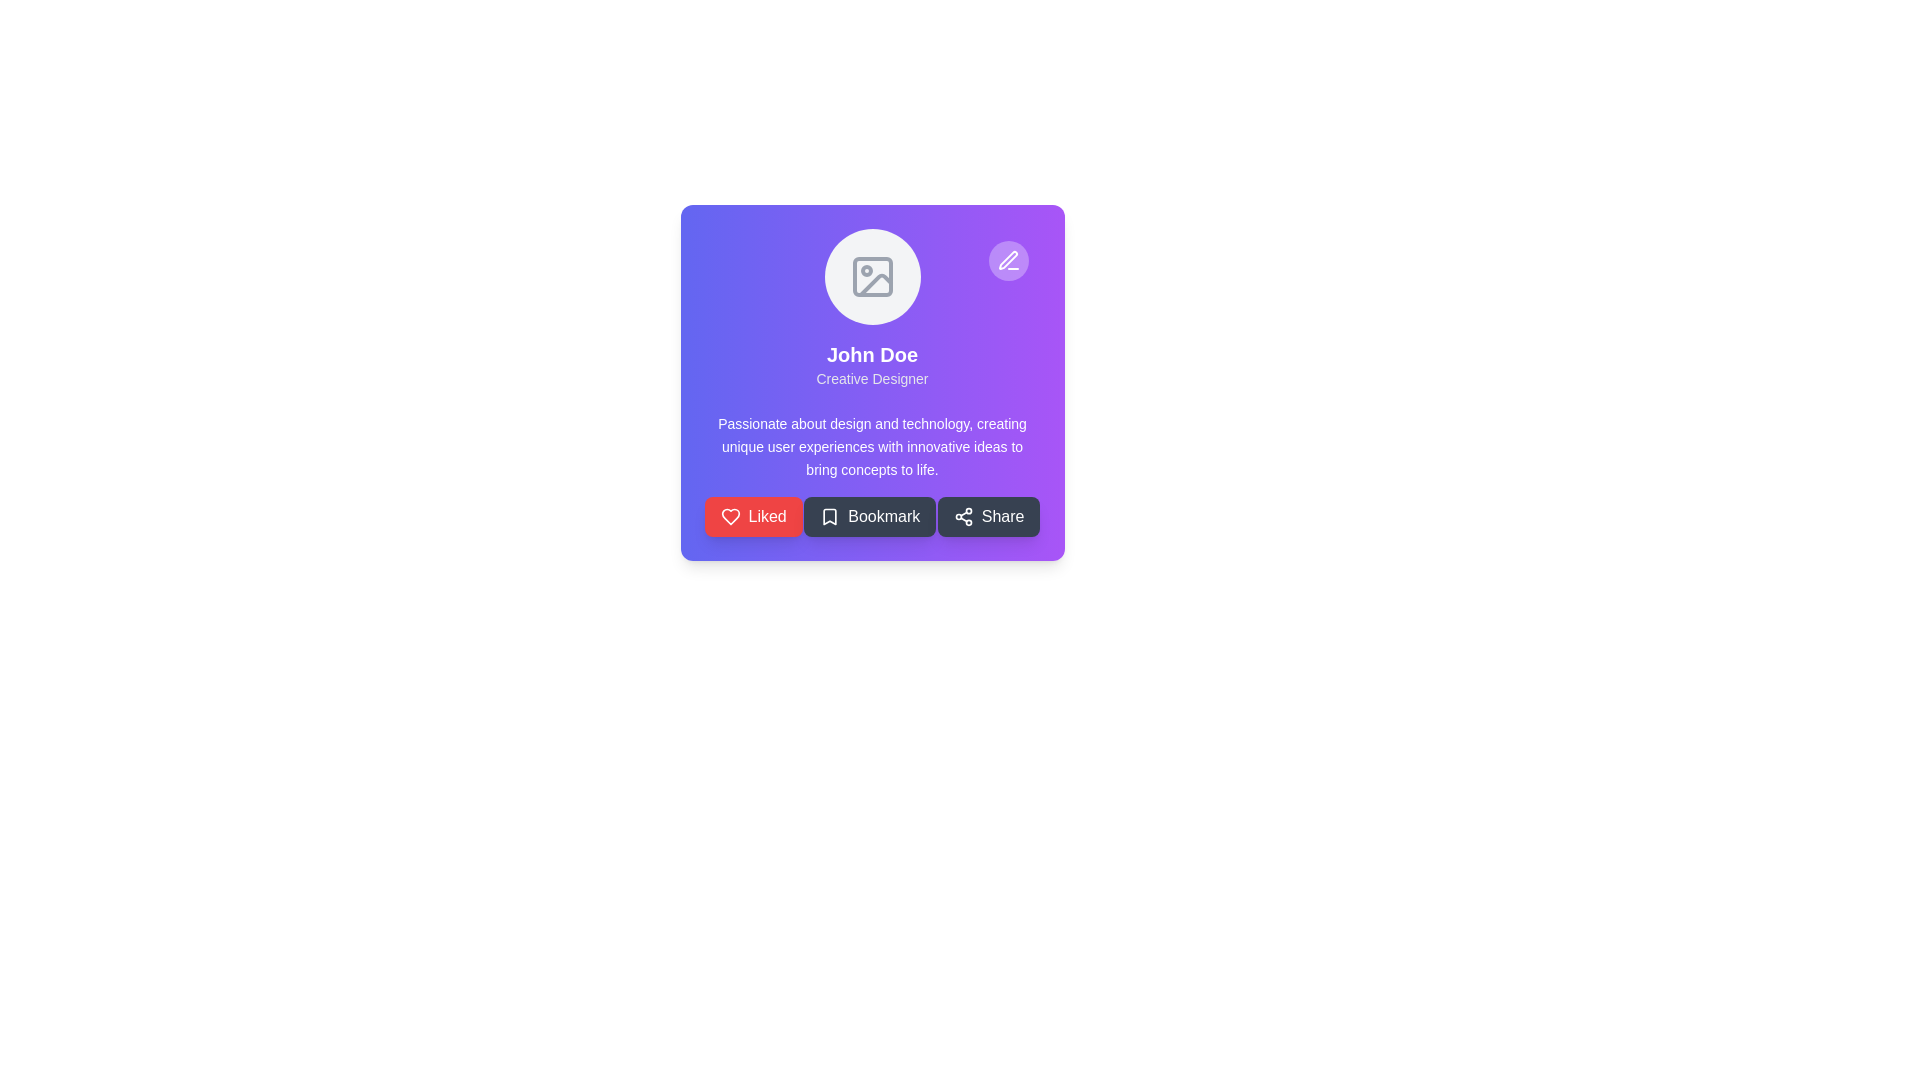  I want to click on the first button that signifies a 'like' action, so click(752, 516).